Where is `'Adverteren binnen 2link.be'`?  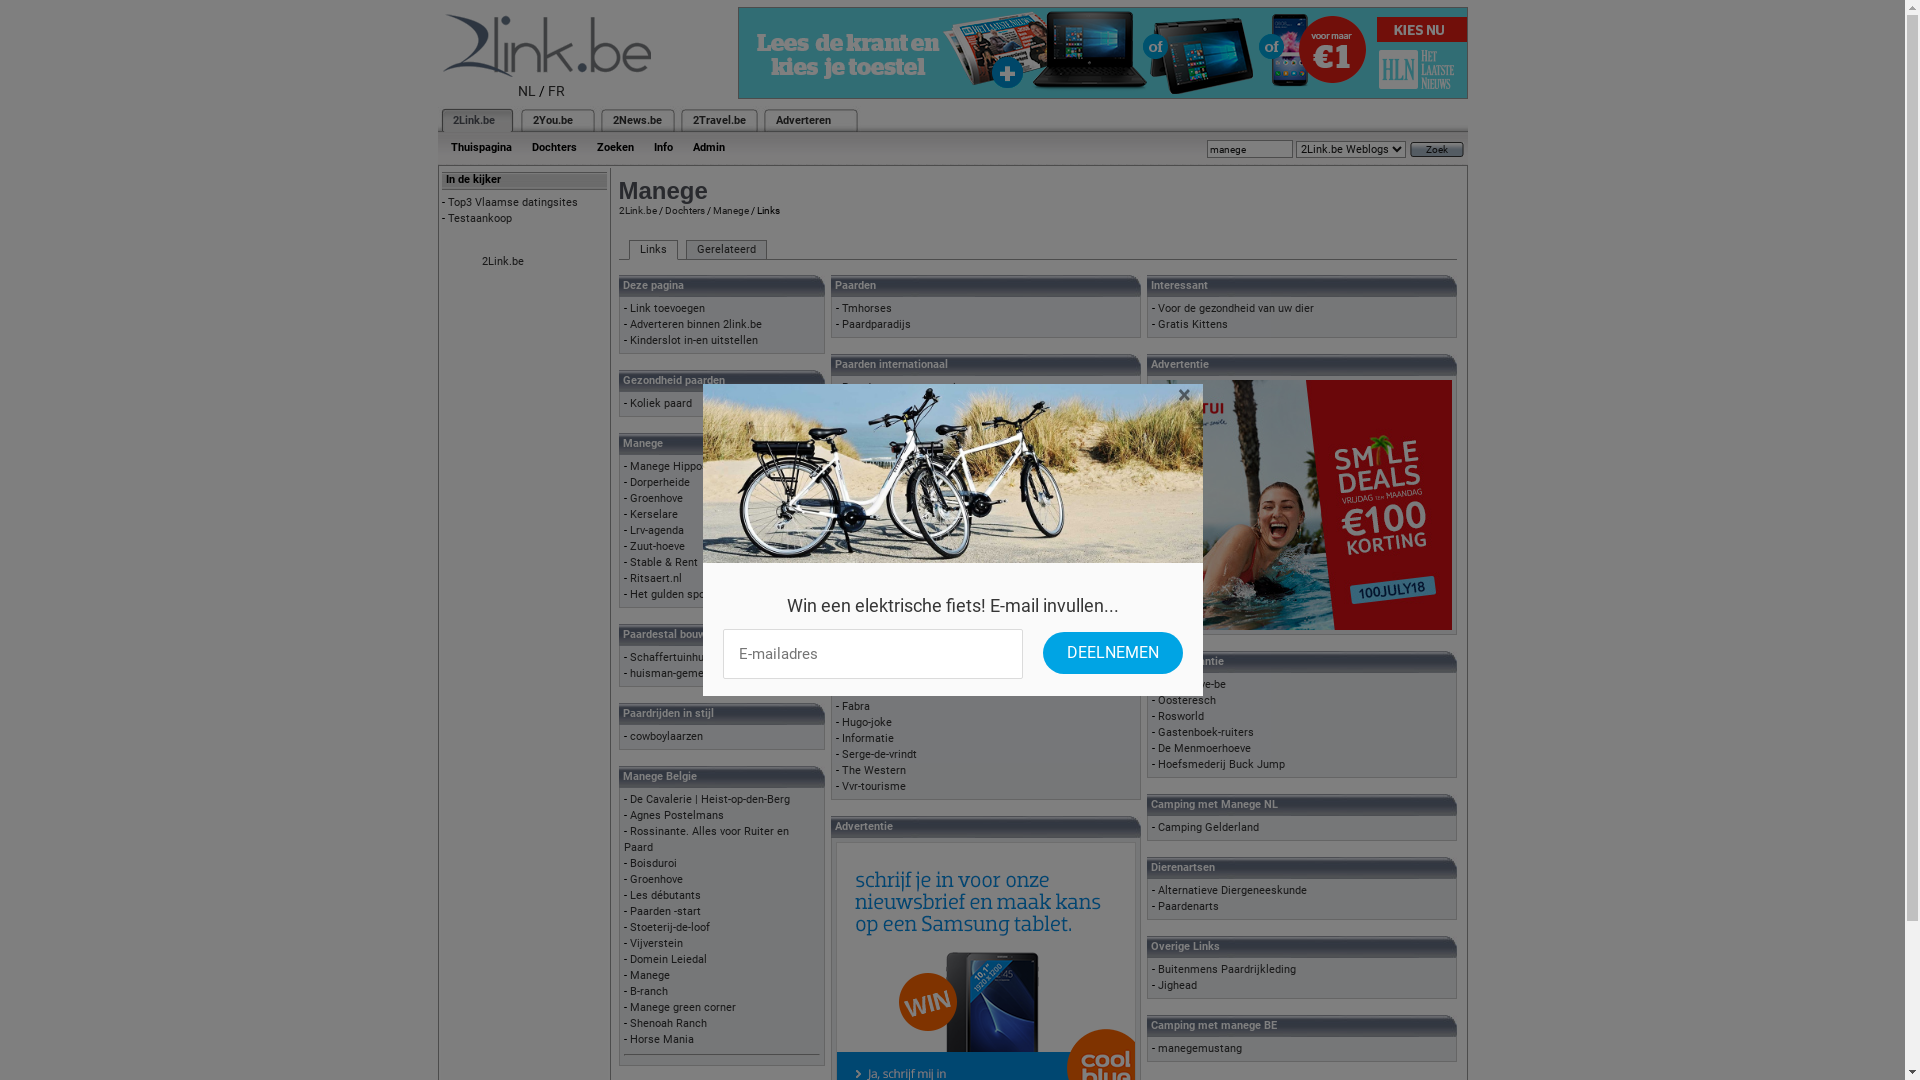
'Adverteren binnen 2link.be' is located at coordinates (696, 323).